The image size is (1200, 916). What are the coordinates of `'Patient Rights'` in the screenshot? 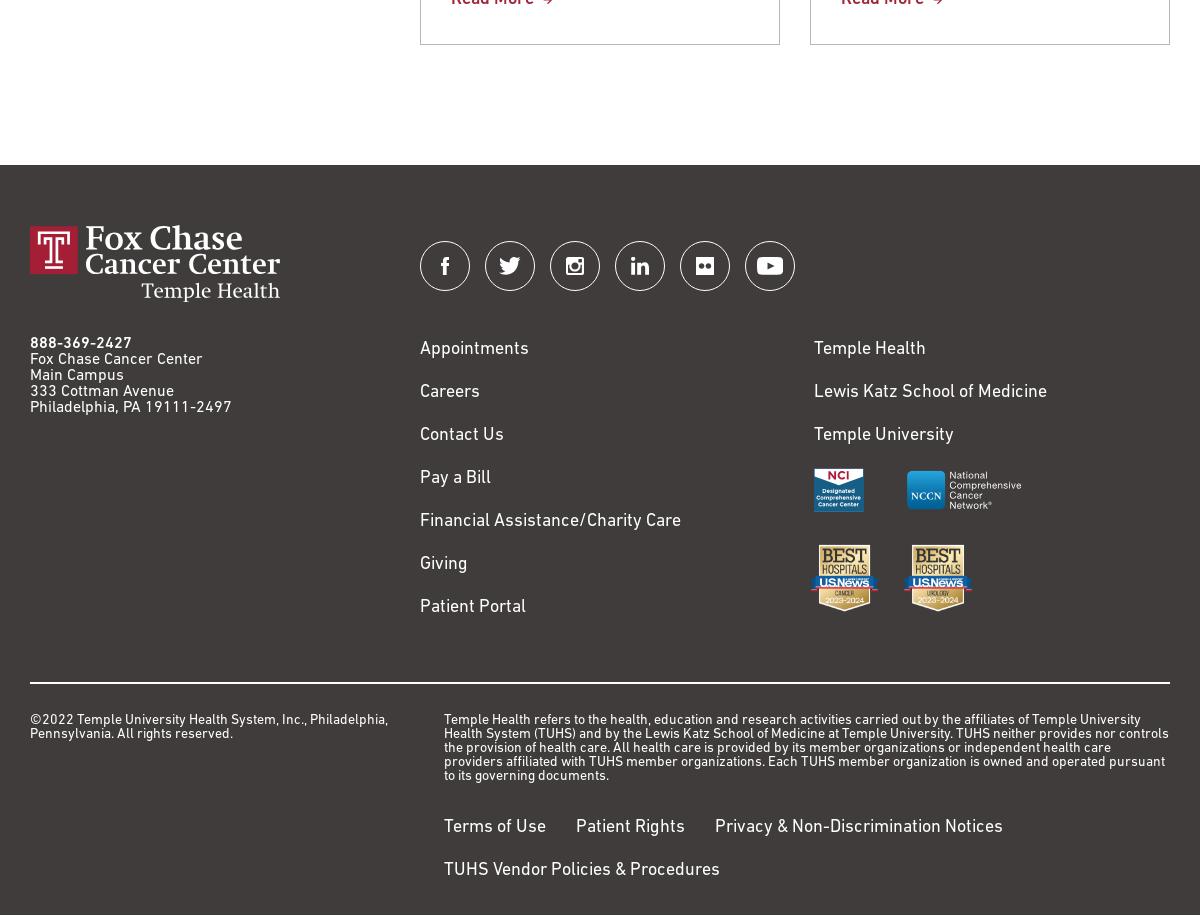 It's located at (575, 827).